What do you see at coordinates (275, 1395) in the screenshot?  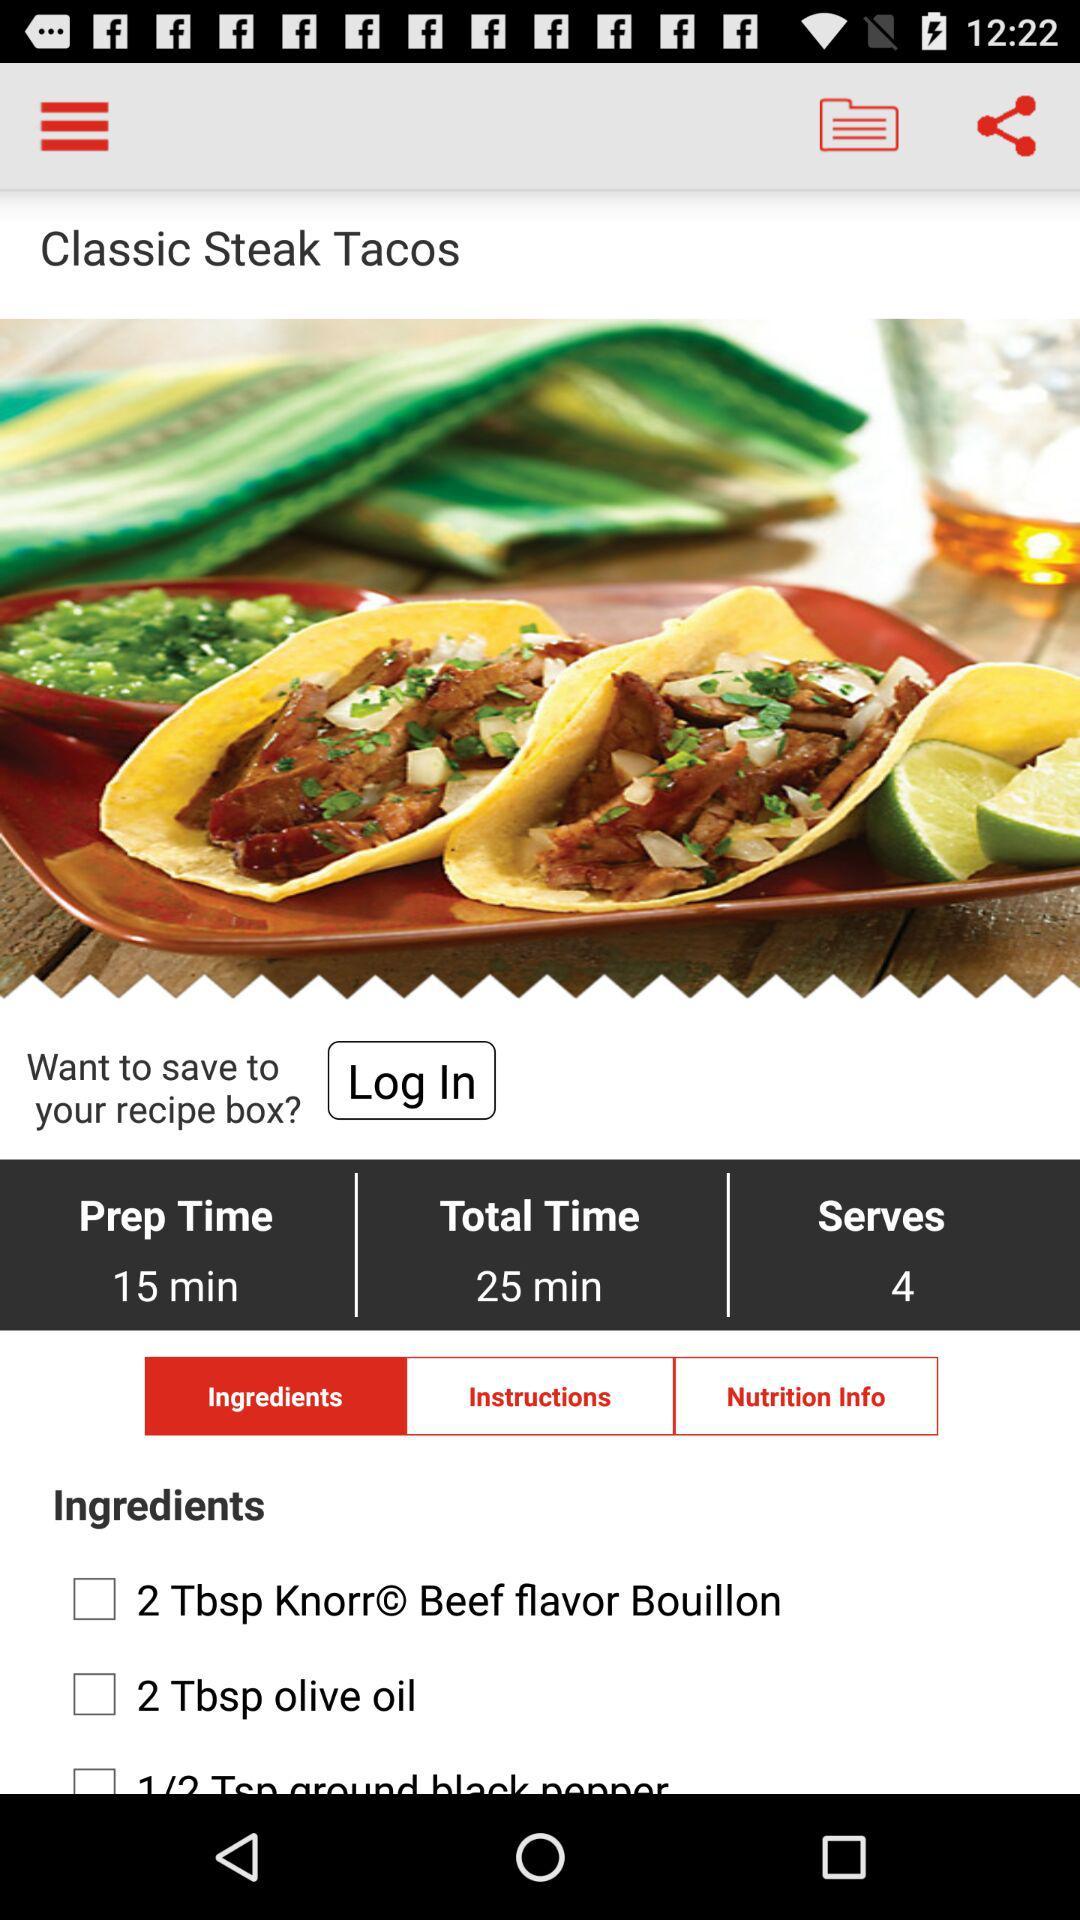 I see `text which is left to instructions` at bounding box center [275, 1395].